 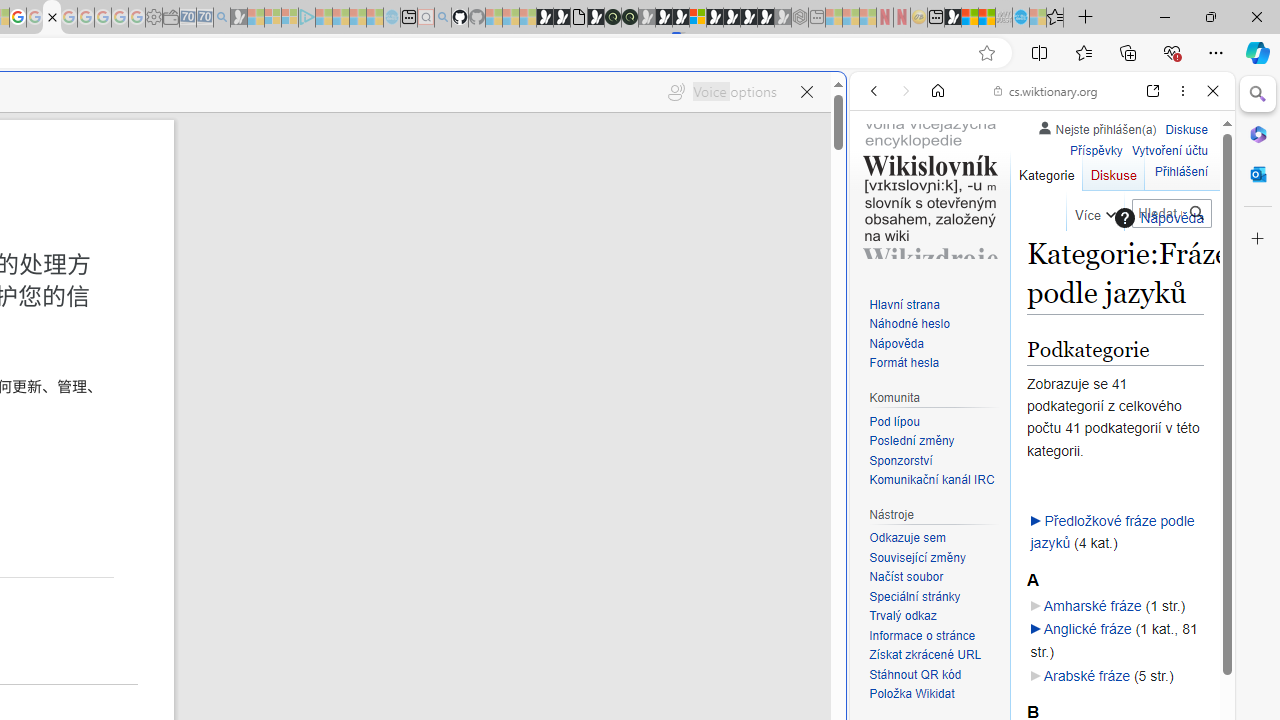 I want to click on 'Wallet - Sleeping', so click(x=170, y=17).